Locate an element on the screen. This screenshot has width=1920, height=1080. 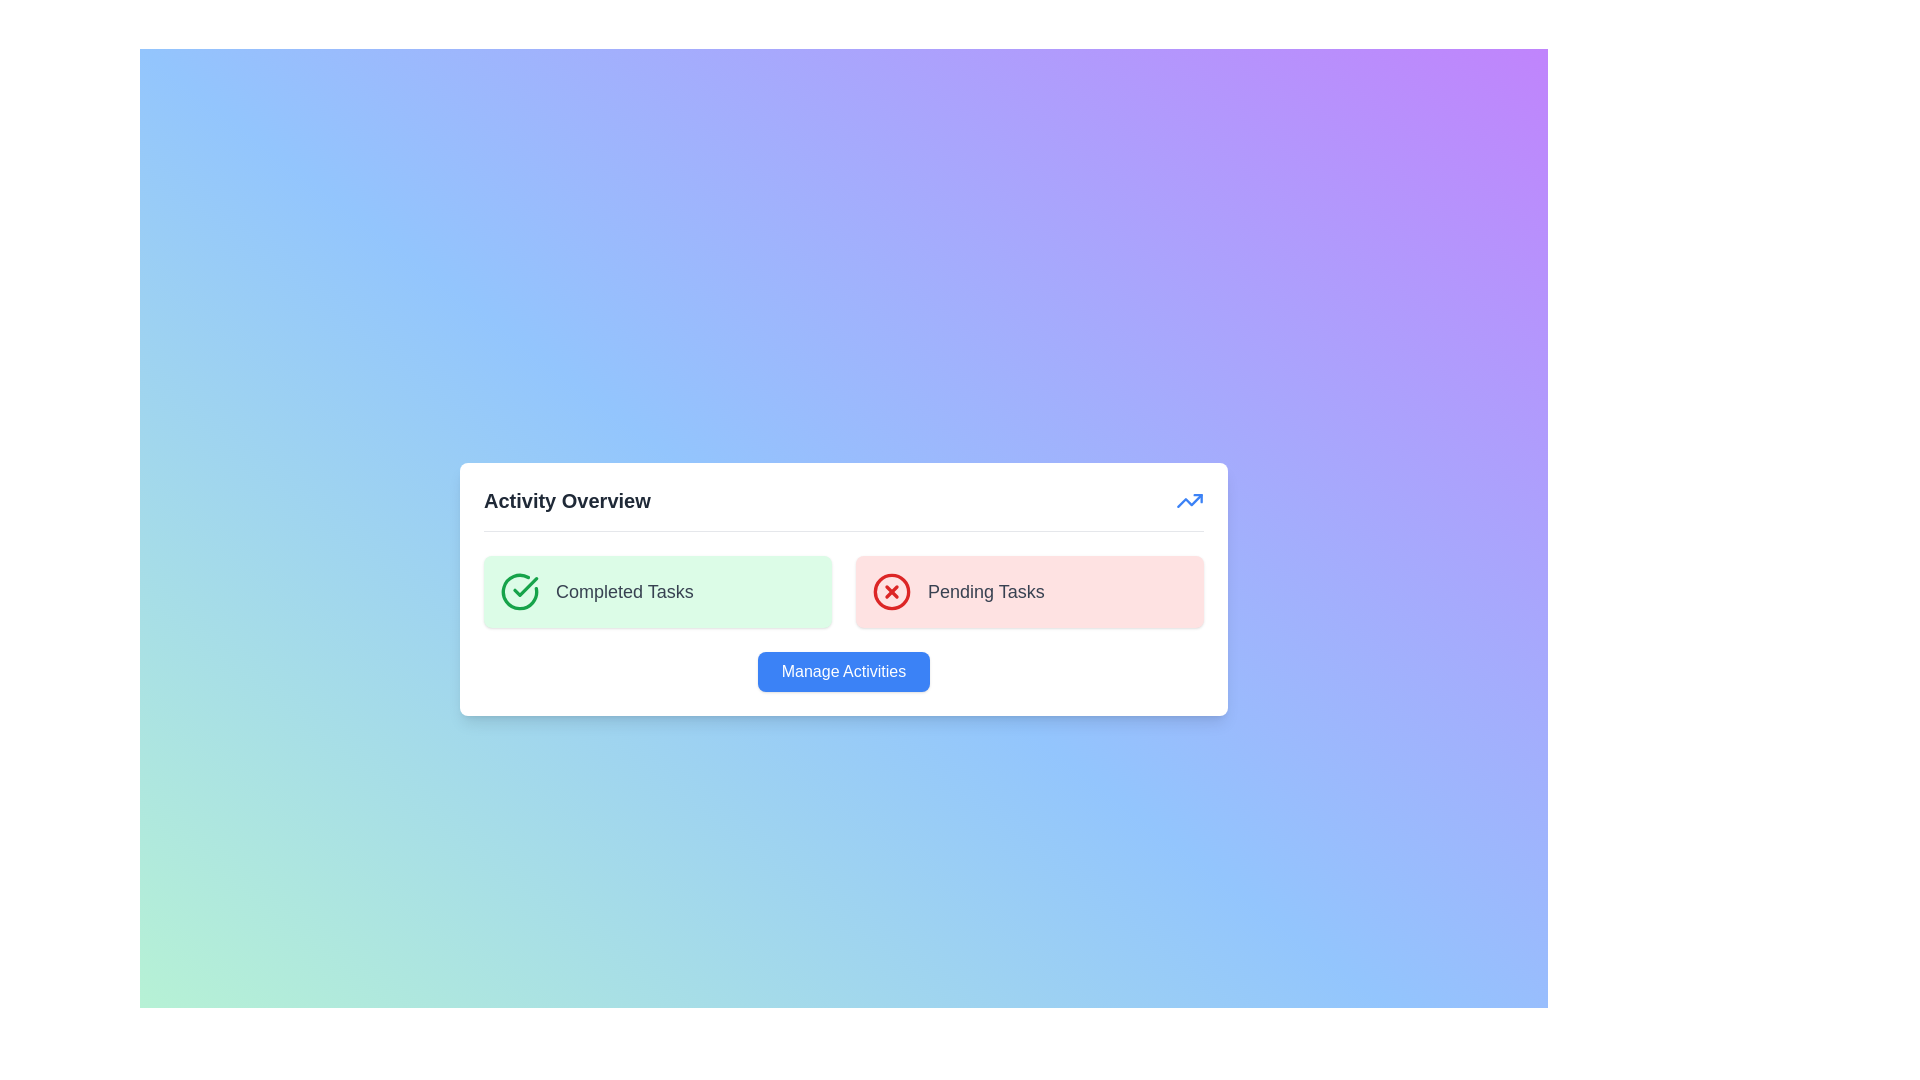
the Indicator Icon adjacent to the 'Pending Tasks' label to visually recognize tasks that need action is located at coordinates (891, 589).